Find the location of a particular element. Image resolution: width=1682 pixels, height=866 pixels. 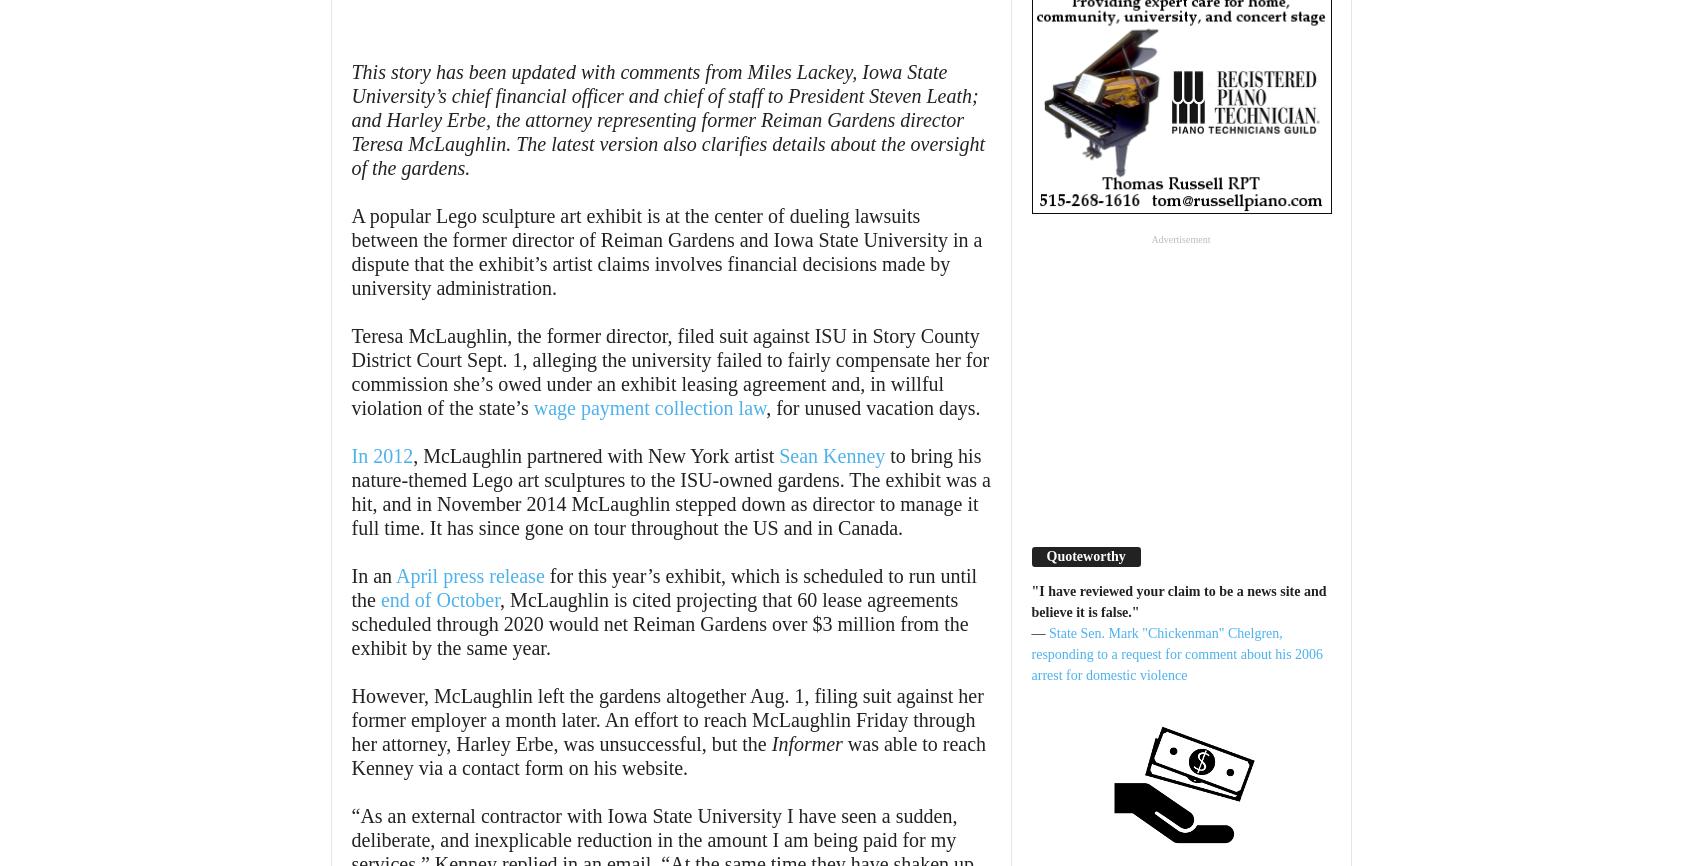

'to bring his nature-themed Lego art sculptures to the ISU-owned gardens. The exhibit was a hit, and in November 2014 McLaughlin stepped down as director to manage it full time. It has since gone on tour throughout the US and in Canada.' is located at coordinates (670, 491).